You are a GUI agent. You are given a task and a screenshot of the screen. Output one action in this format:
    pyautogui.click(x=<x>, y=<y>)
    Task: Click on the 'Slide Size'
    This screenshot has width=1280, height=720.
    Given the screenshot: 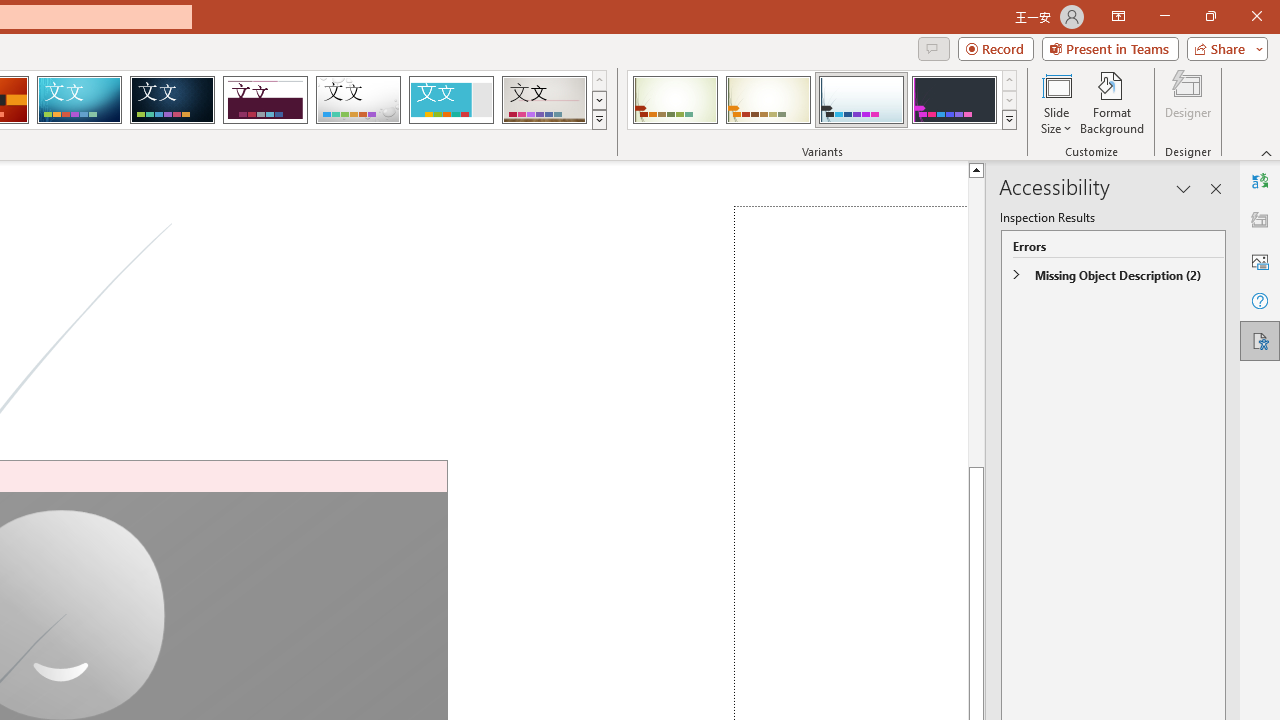 What is the action you would take?
    pyautogui.click(x=1055, y=103)
    